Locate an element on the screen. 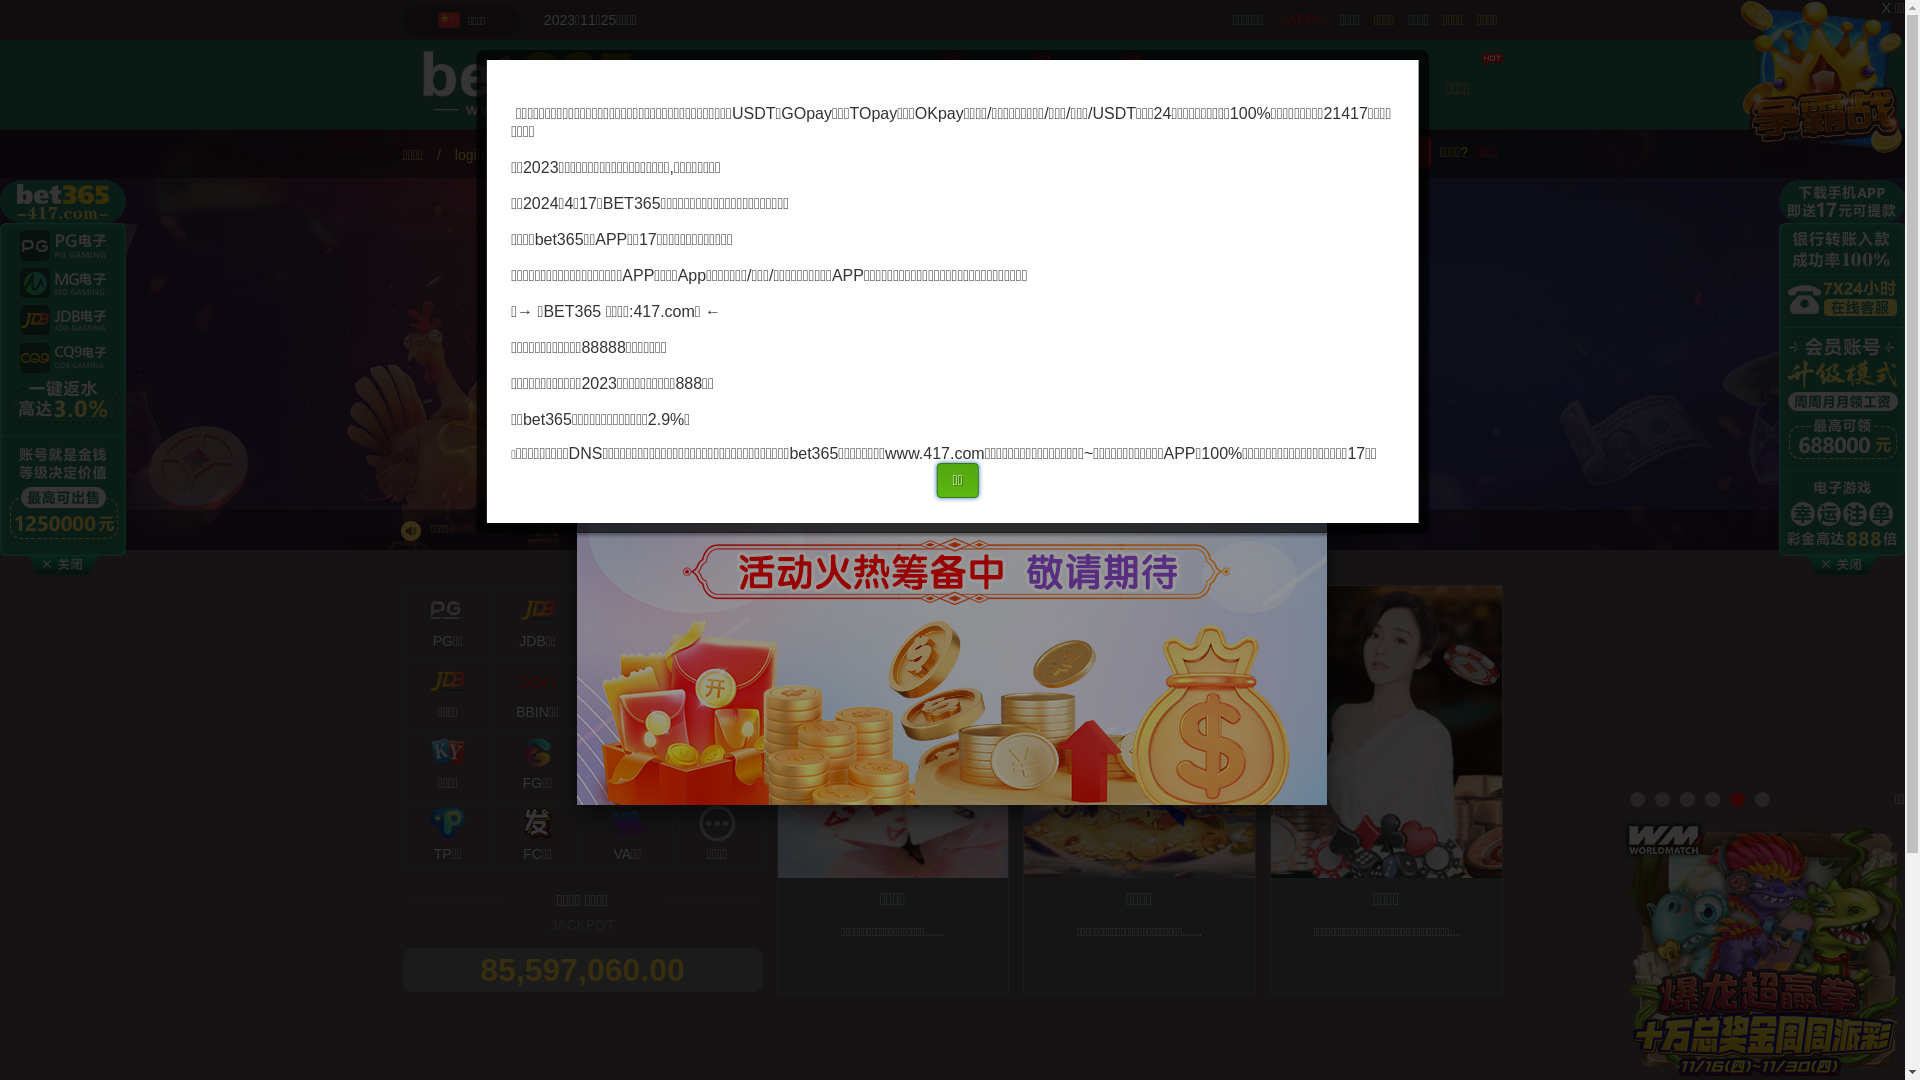  'Reset Focus' is located at coordinates (510, 496).